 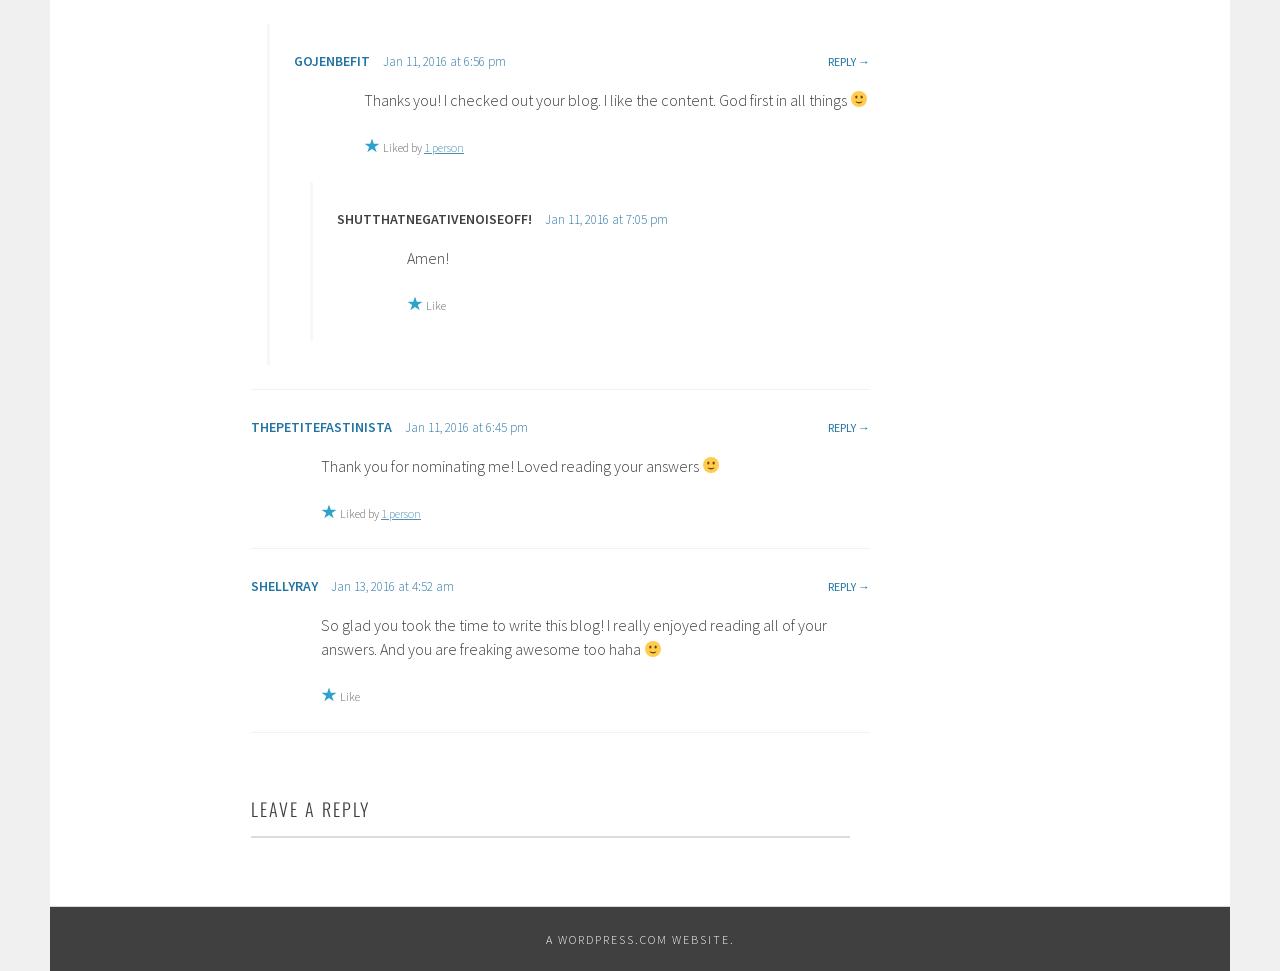 What do you see at coordinates (433, 218) in the screenshot?
I see `'SHUTTHATNEGATIVENOISEOFF!'` at bounding box center [433, 218].